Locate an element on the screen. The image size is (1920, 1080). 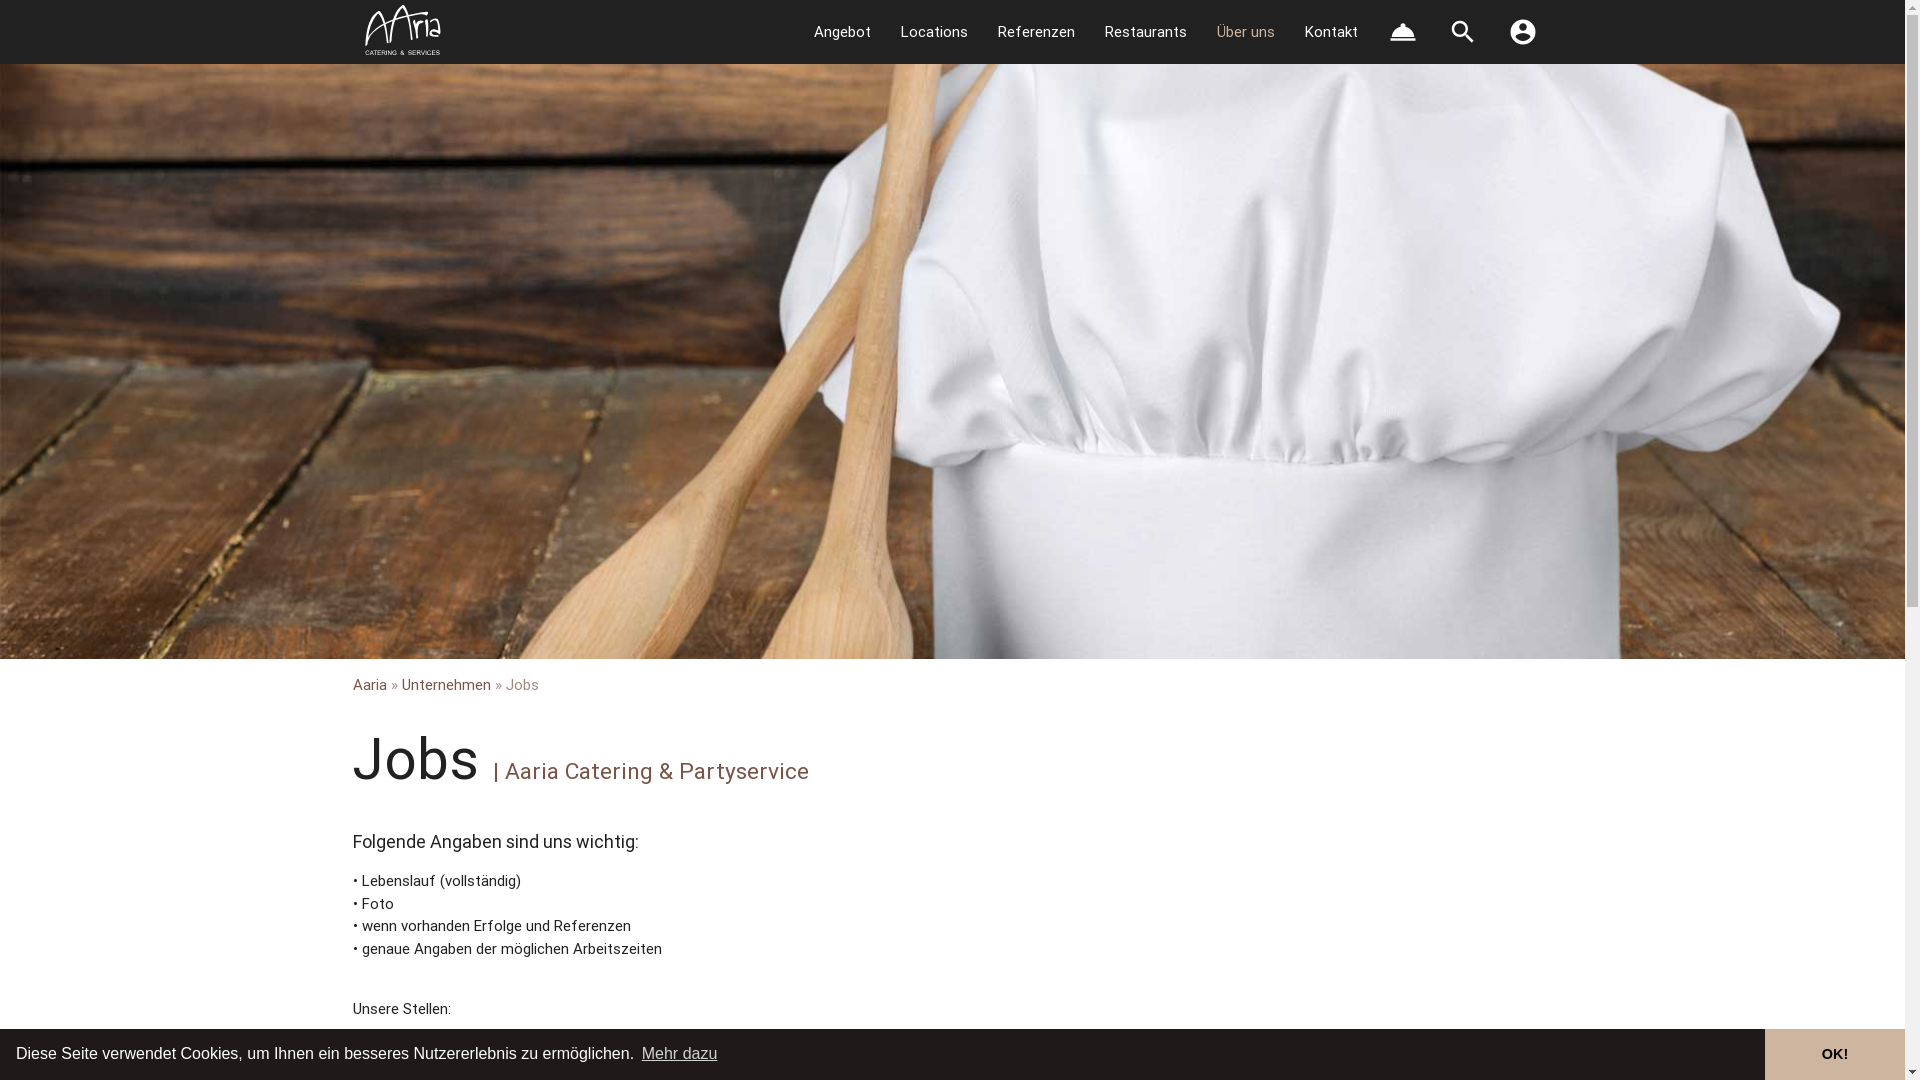
'Restaurants' is located at coordinates (1146, 31).